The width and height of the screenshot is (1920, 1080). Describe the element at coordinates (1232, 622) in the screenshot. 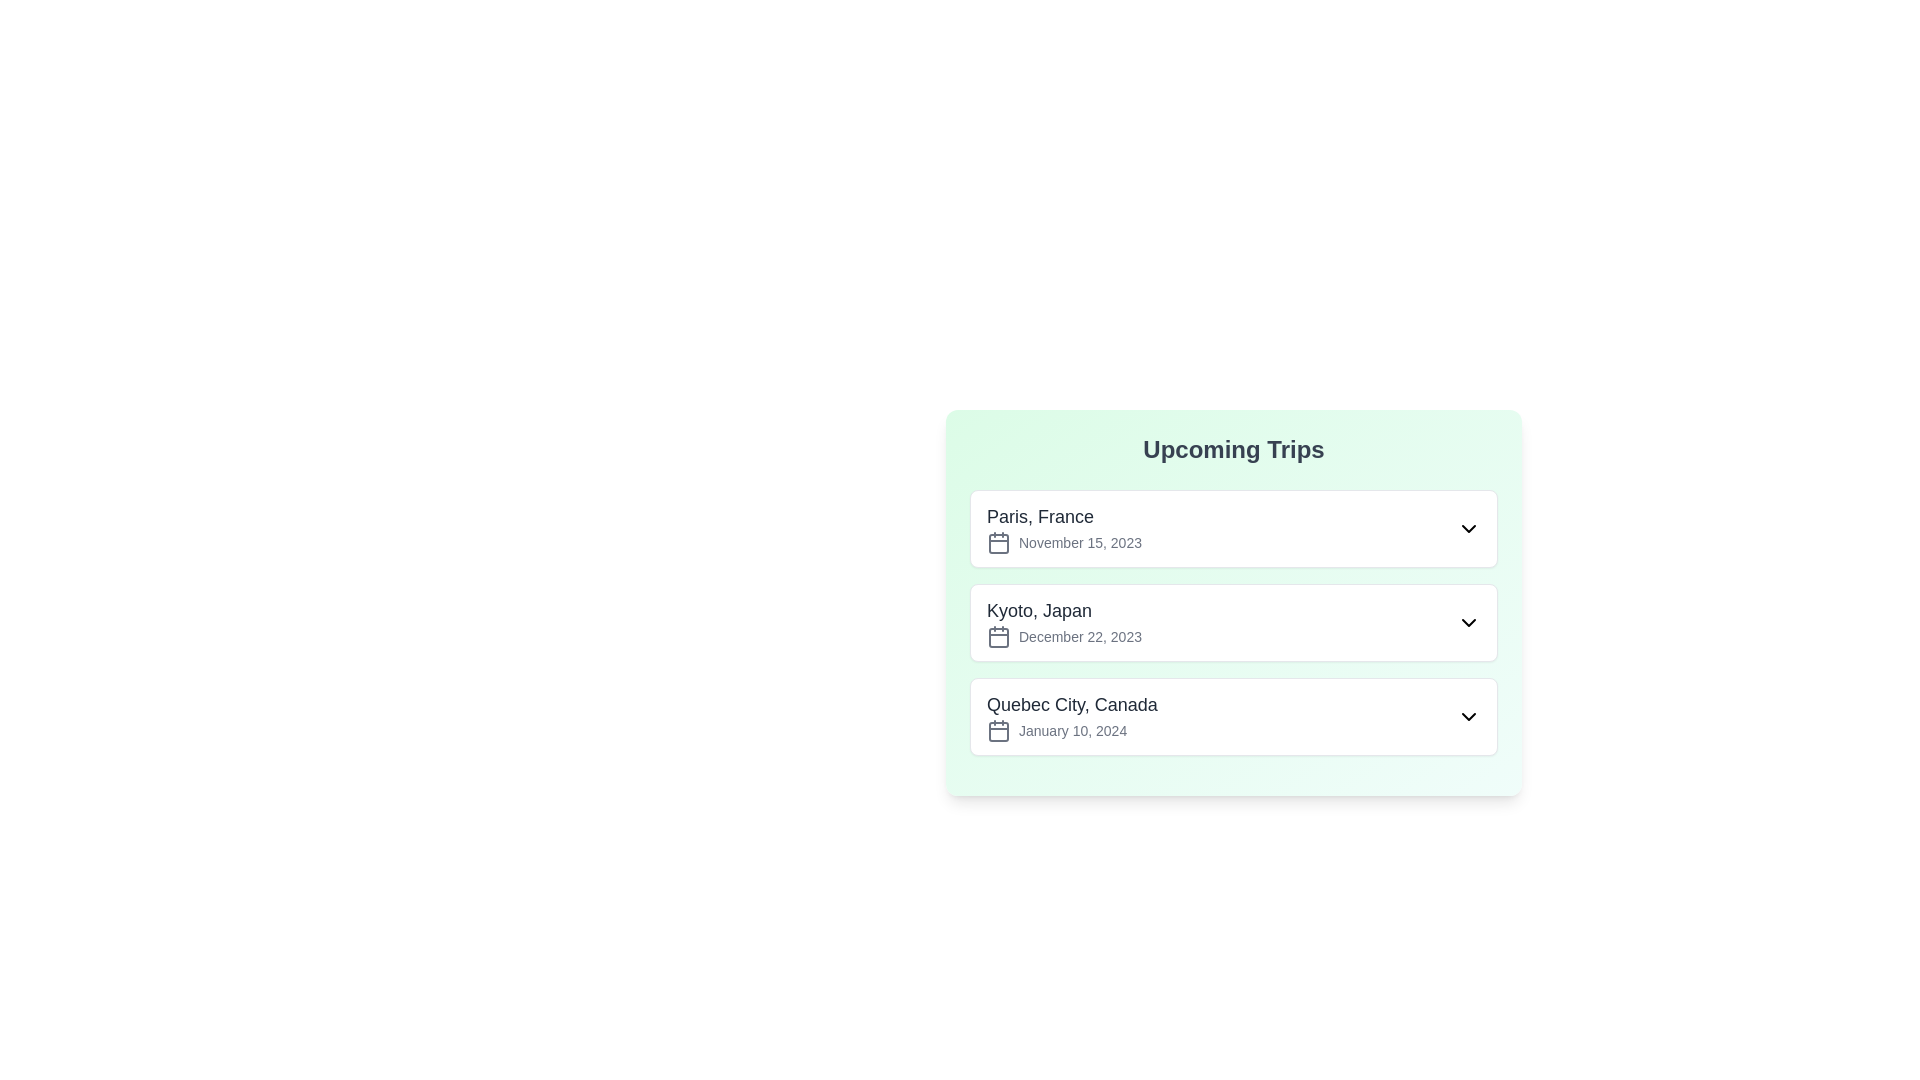

I see `the second item in the 'Upcoming Trips' section, which provides details about the trip to Kyoto, Japan` at that location.